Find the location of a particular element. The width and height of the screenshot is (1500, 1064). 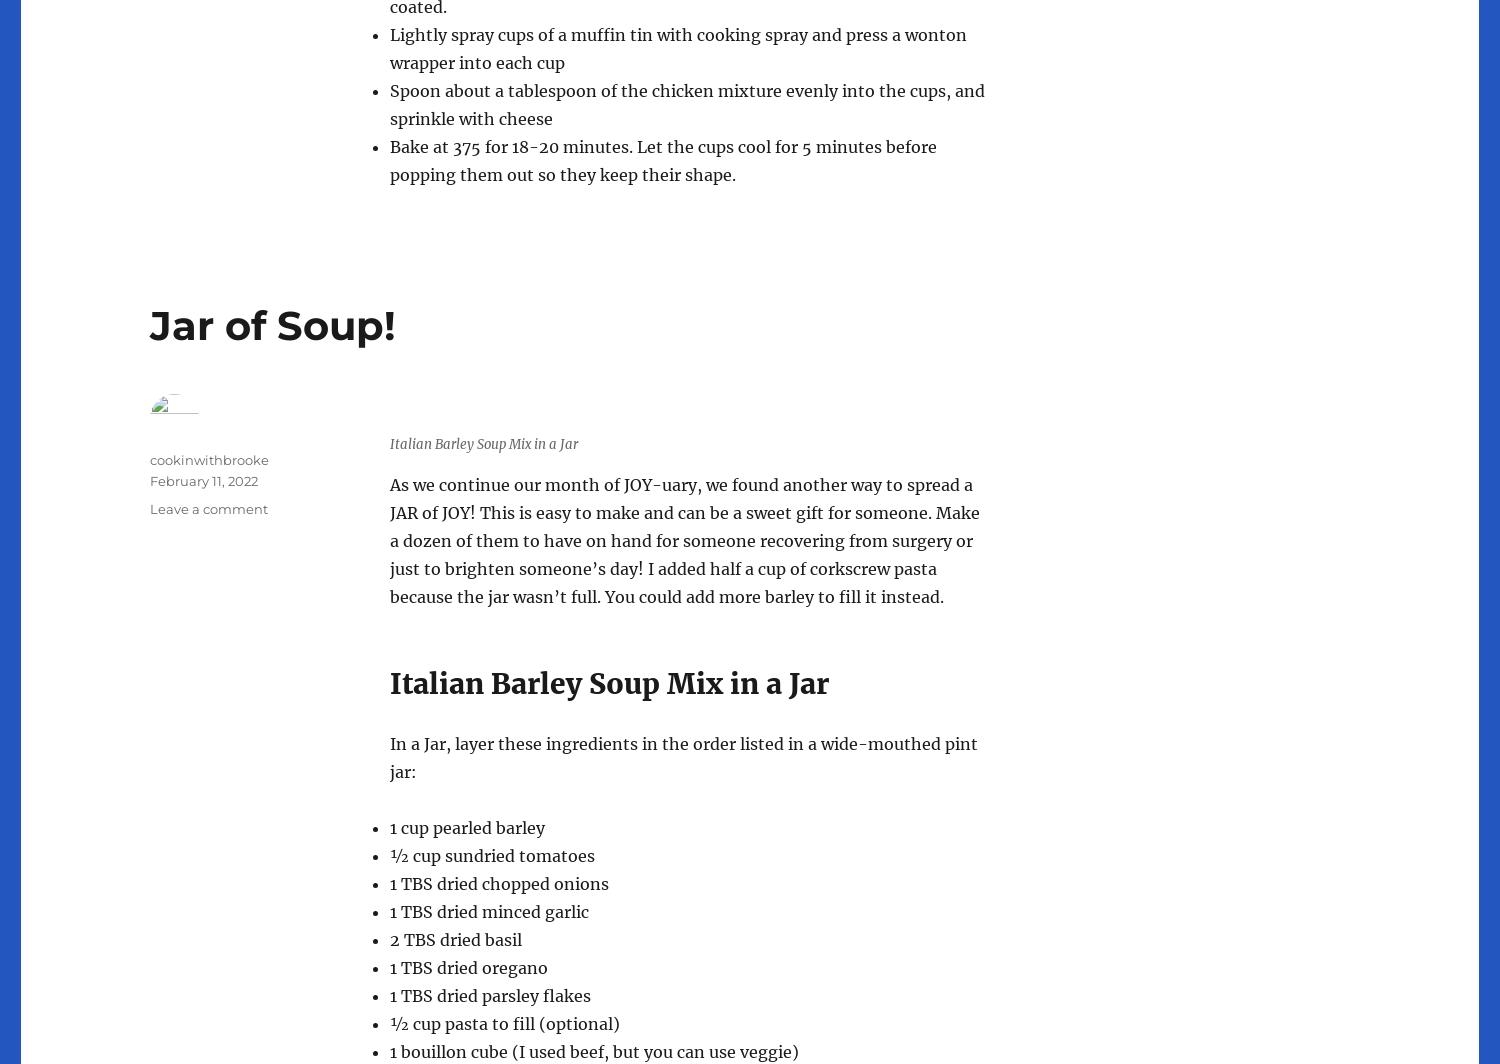

'cookinwithbrooke' is located at coordinates (208, 459).